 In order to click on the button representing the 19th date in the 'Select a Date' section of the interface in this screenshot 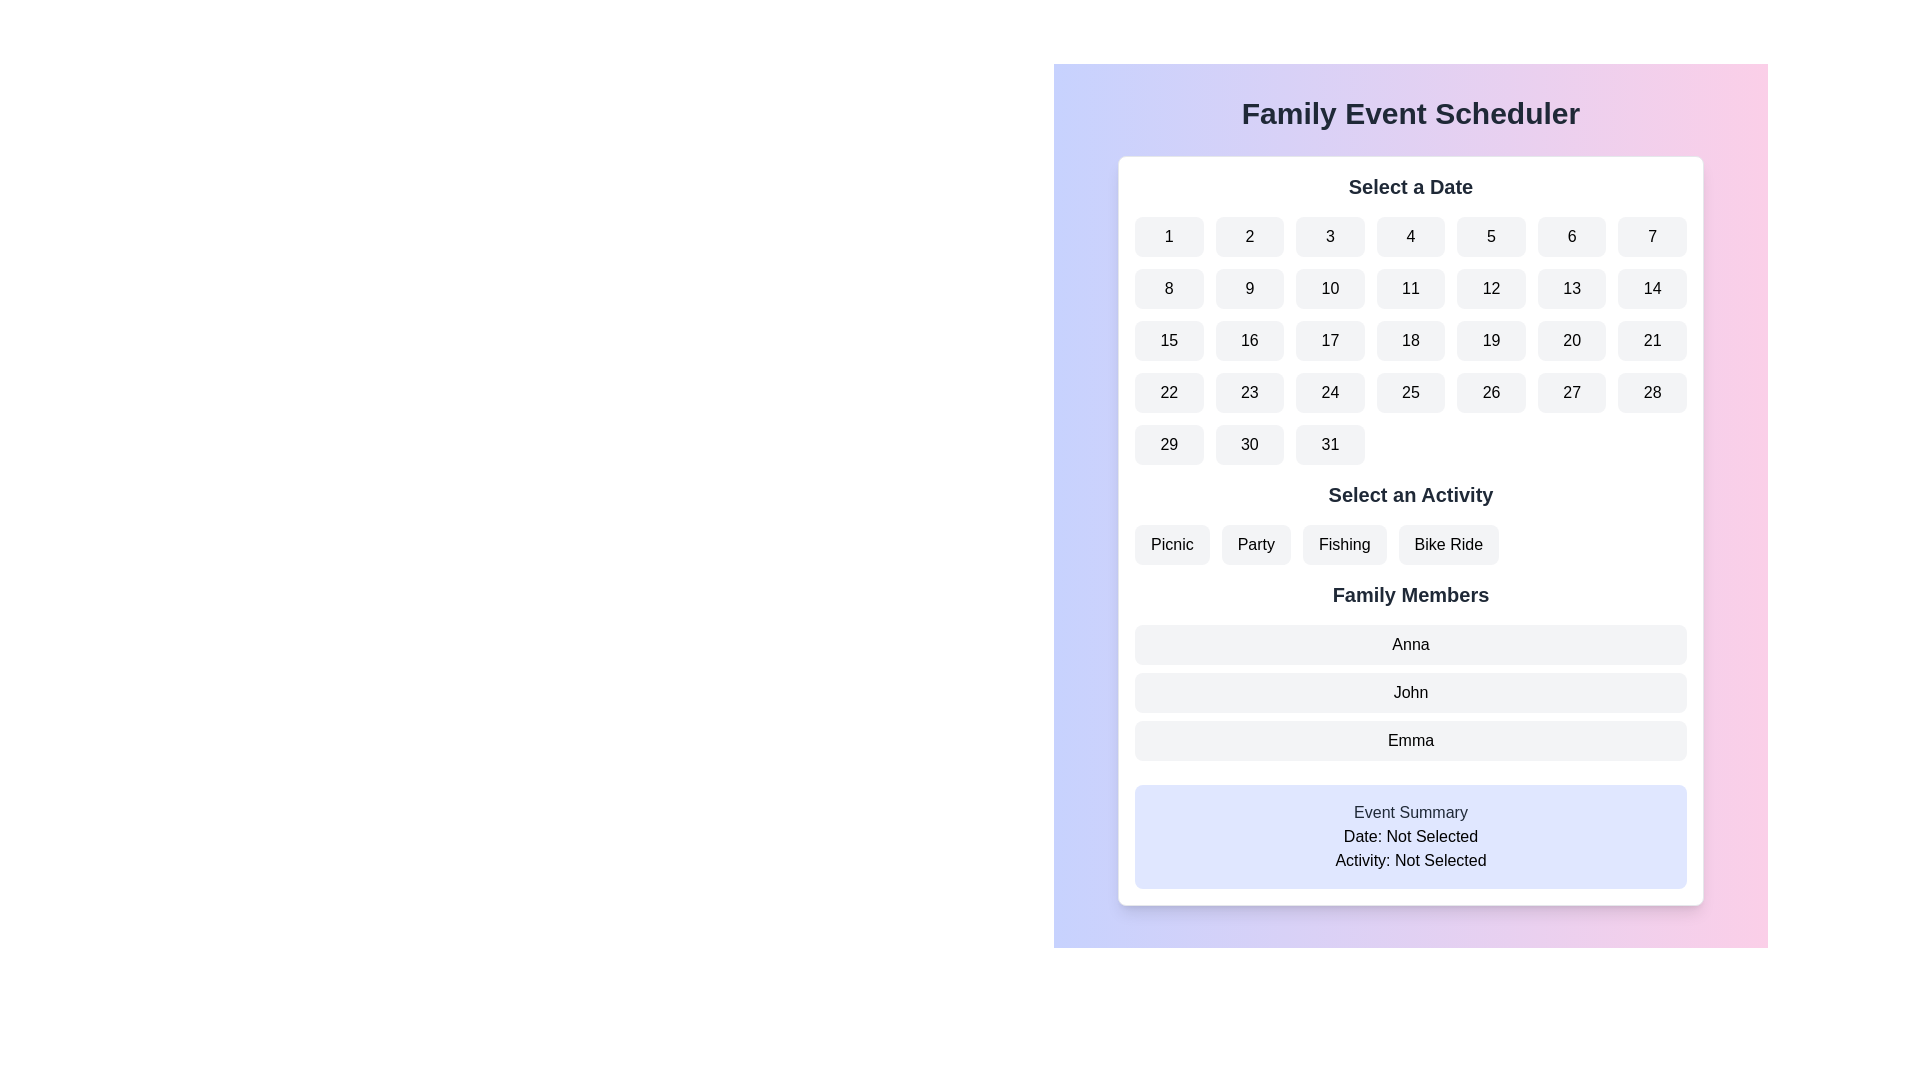, I will do `click(1491, 339)`.